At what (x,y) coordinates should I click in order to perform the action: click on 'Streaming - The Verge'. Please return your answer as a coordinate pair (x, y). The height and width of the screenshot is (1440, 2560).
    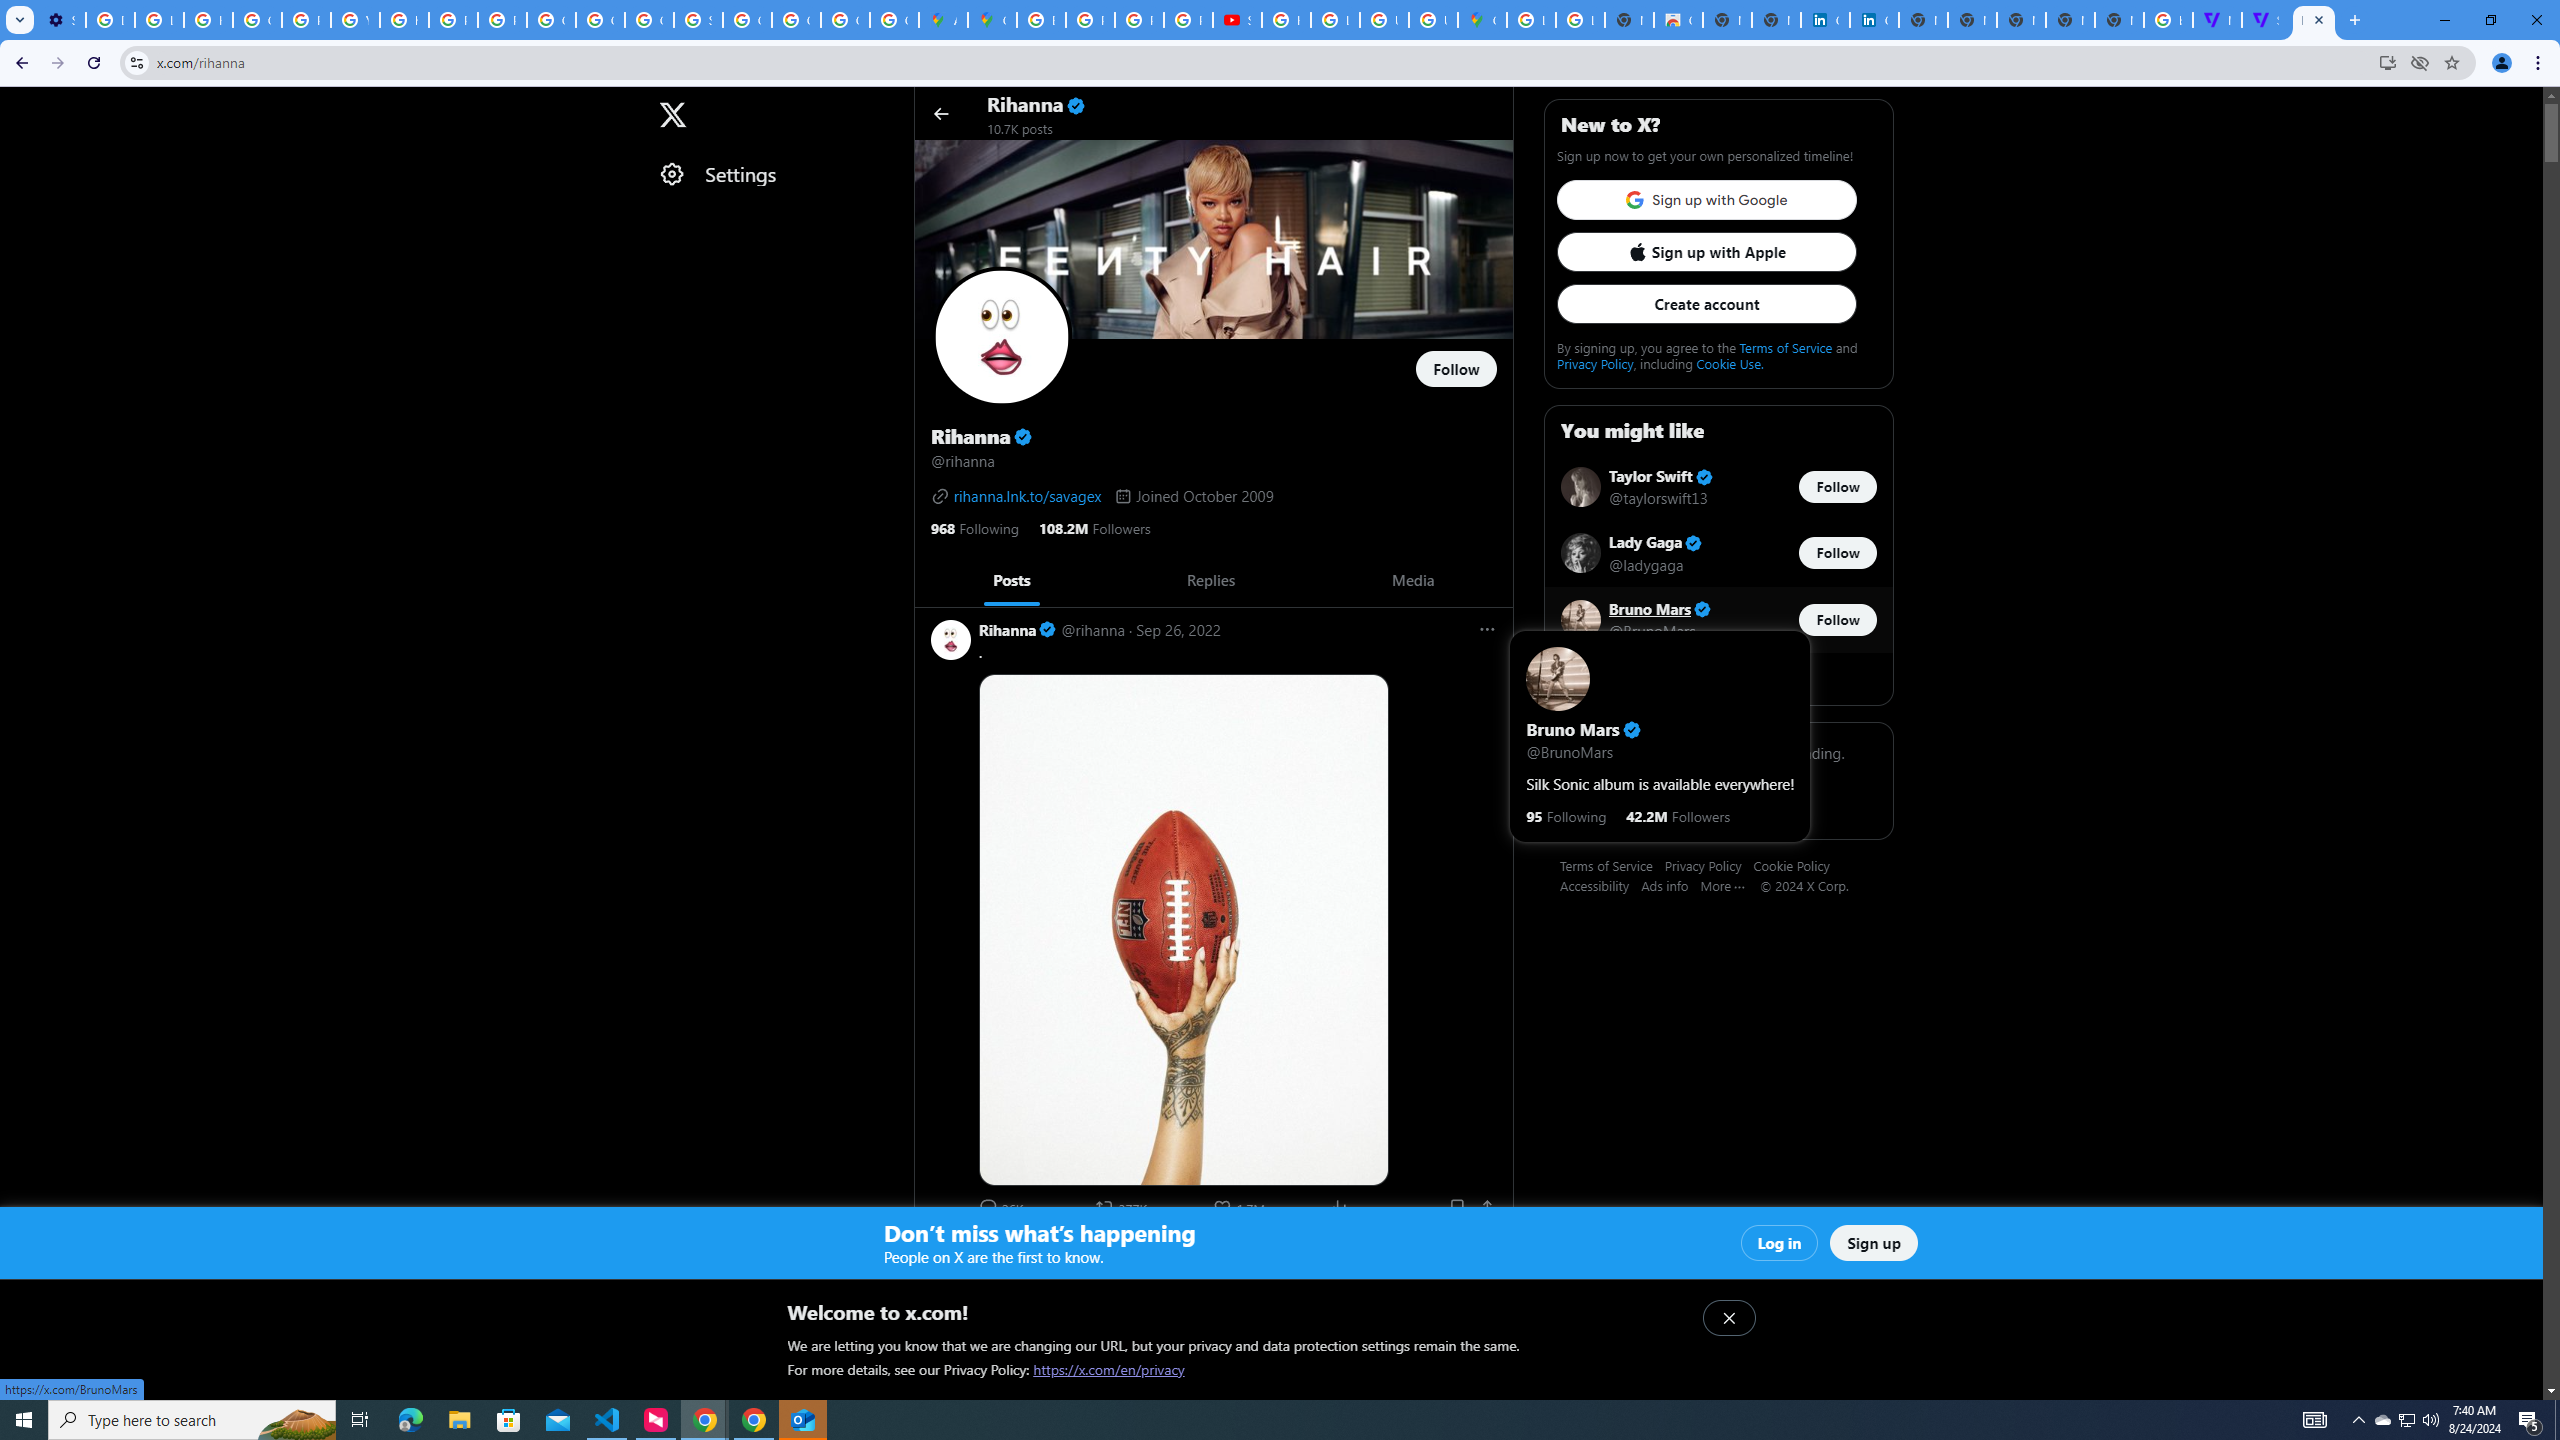
    Looking at the image, I should click on (2265, 19).